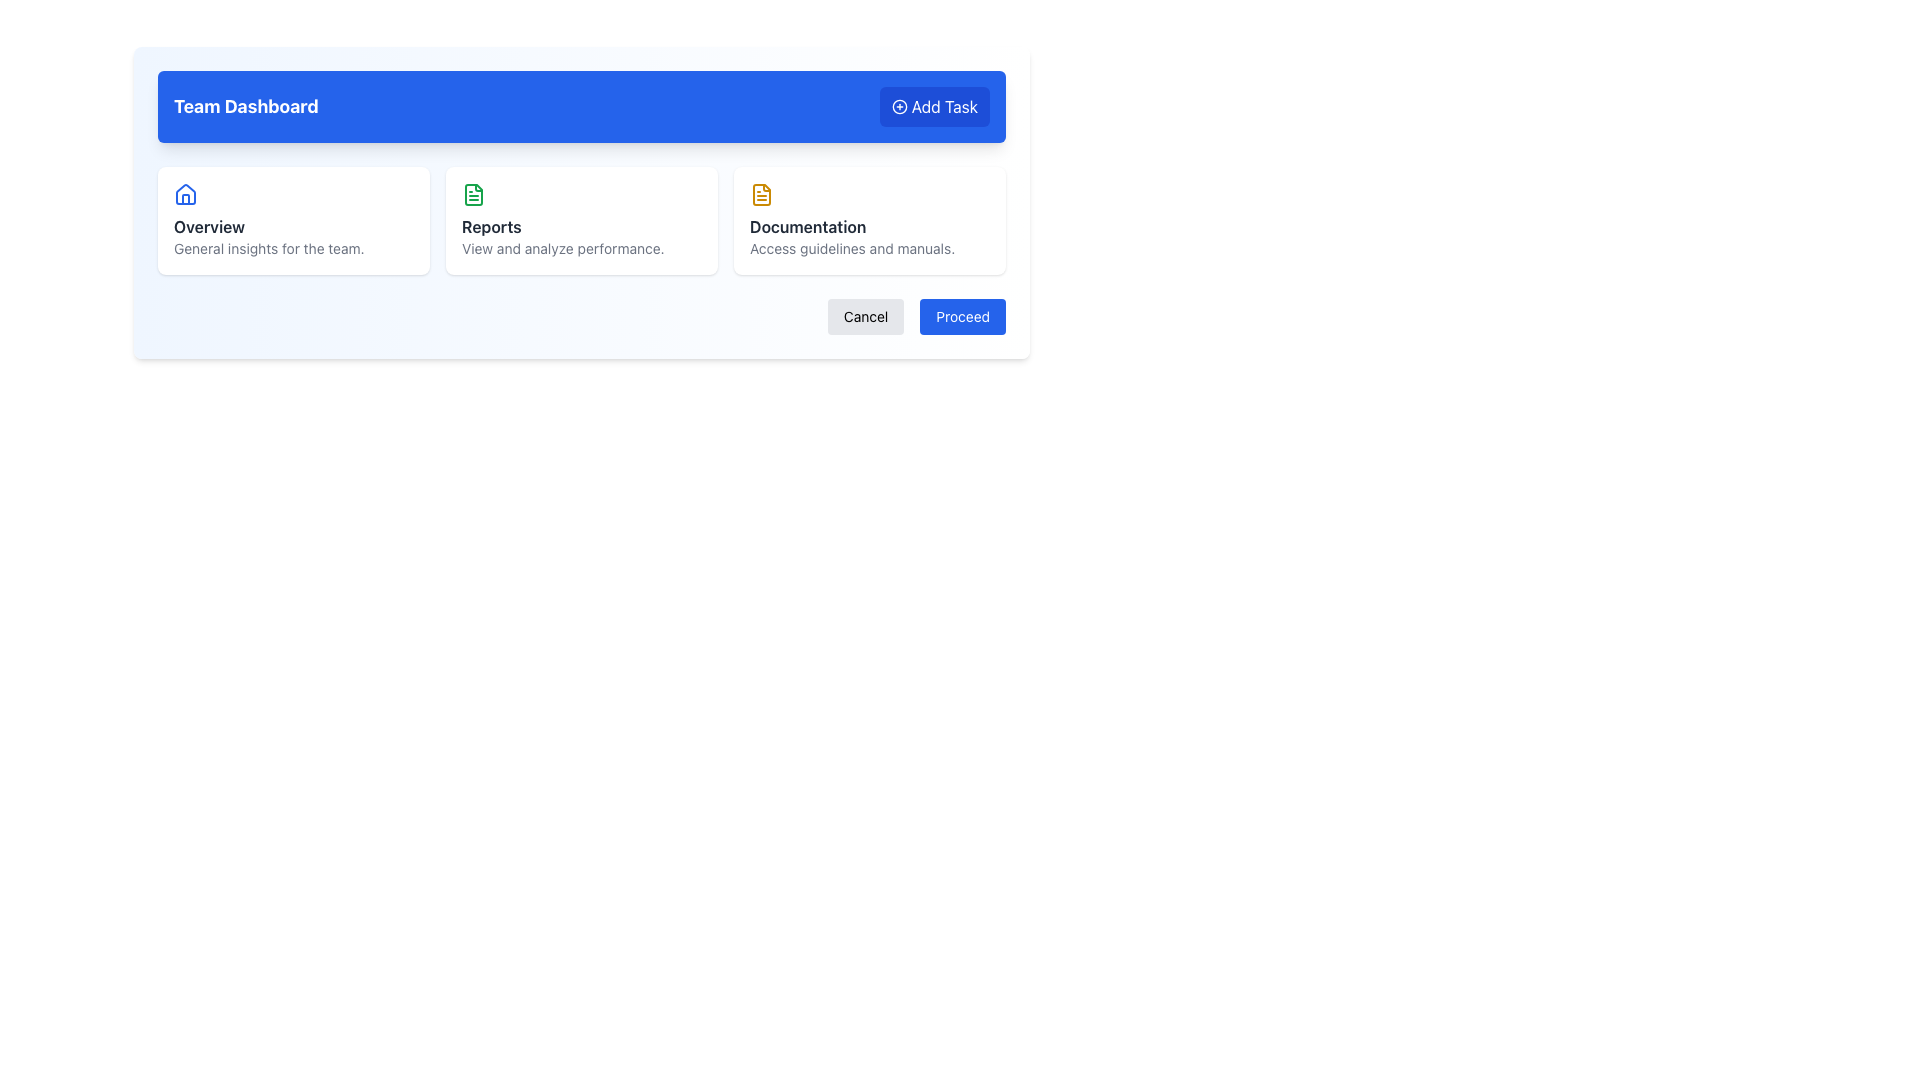 The width and height of the screenshot is (1920, 1080). What do you see at coordinates (869, 220) in the screenshot?
I see `the third card in the grid` at bounding box center [869, 220].